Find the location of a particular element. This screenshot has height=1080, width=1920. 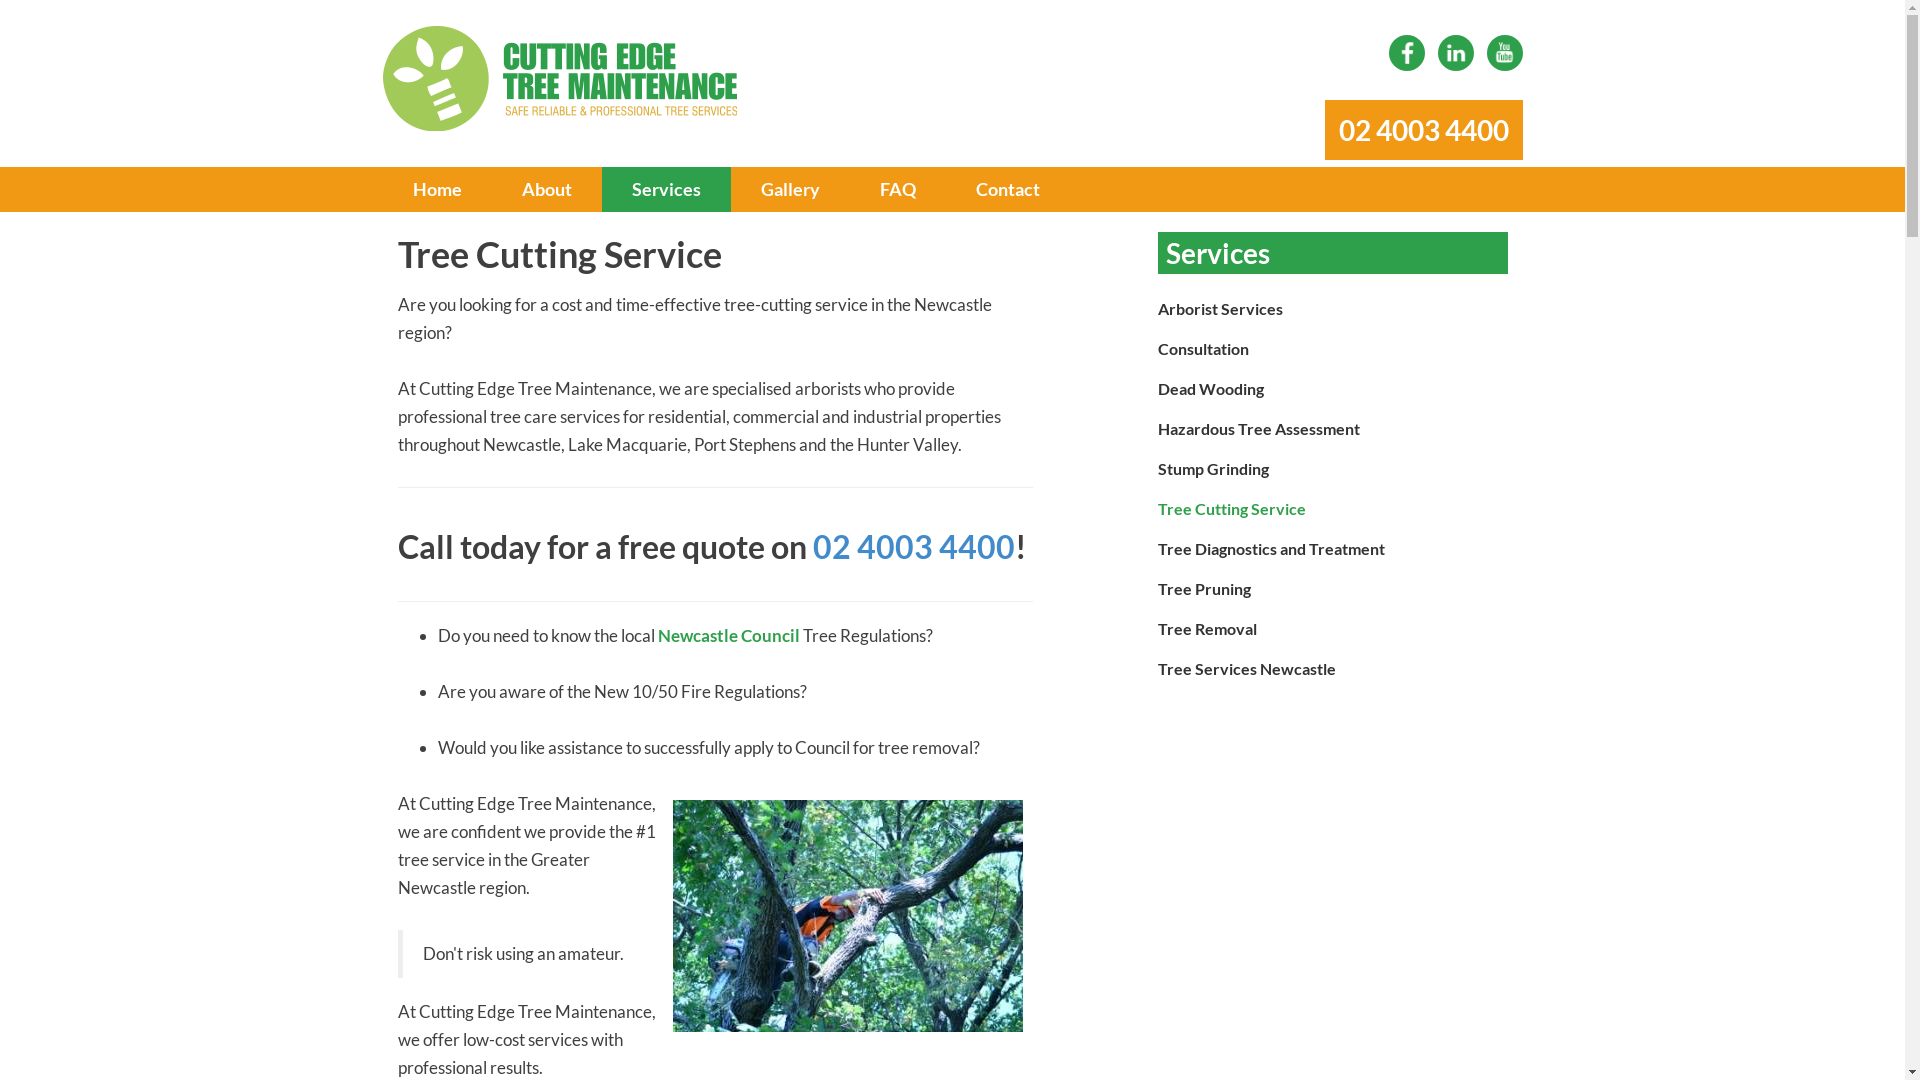

'YouTube' is located at coordinates (1486, 52).